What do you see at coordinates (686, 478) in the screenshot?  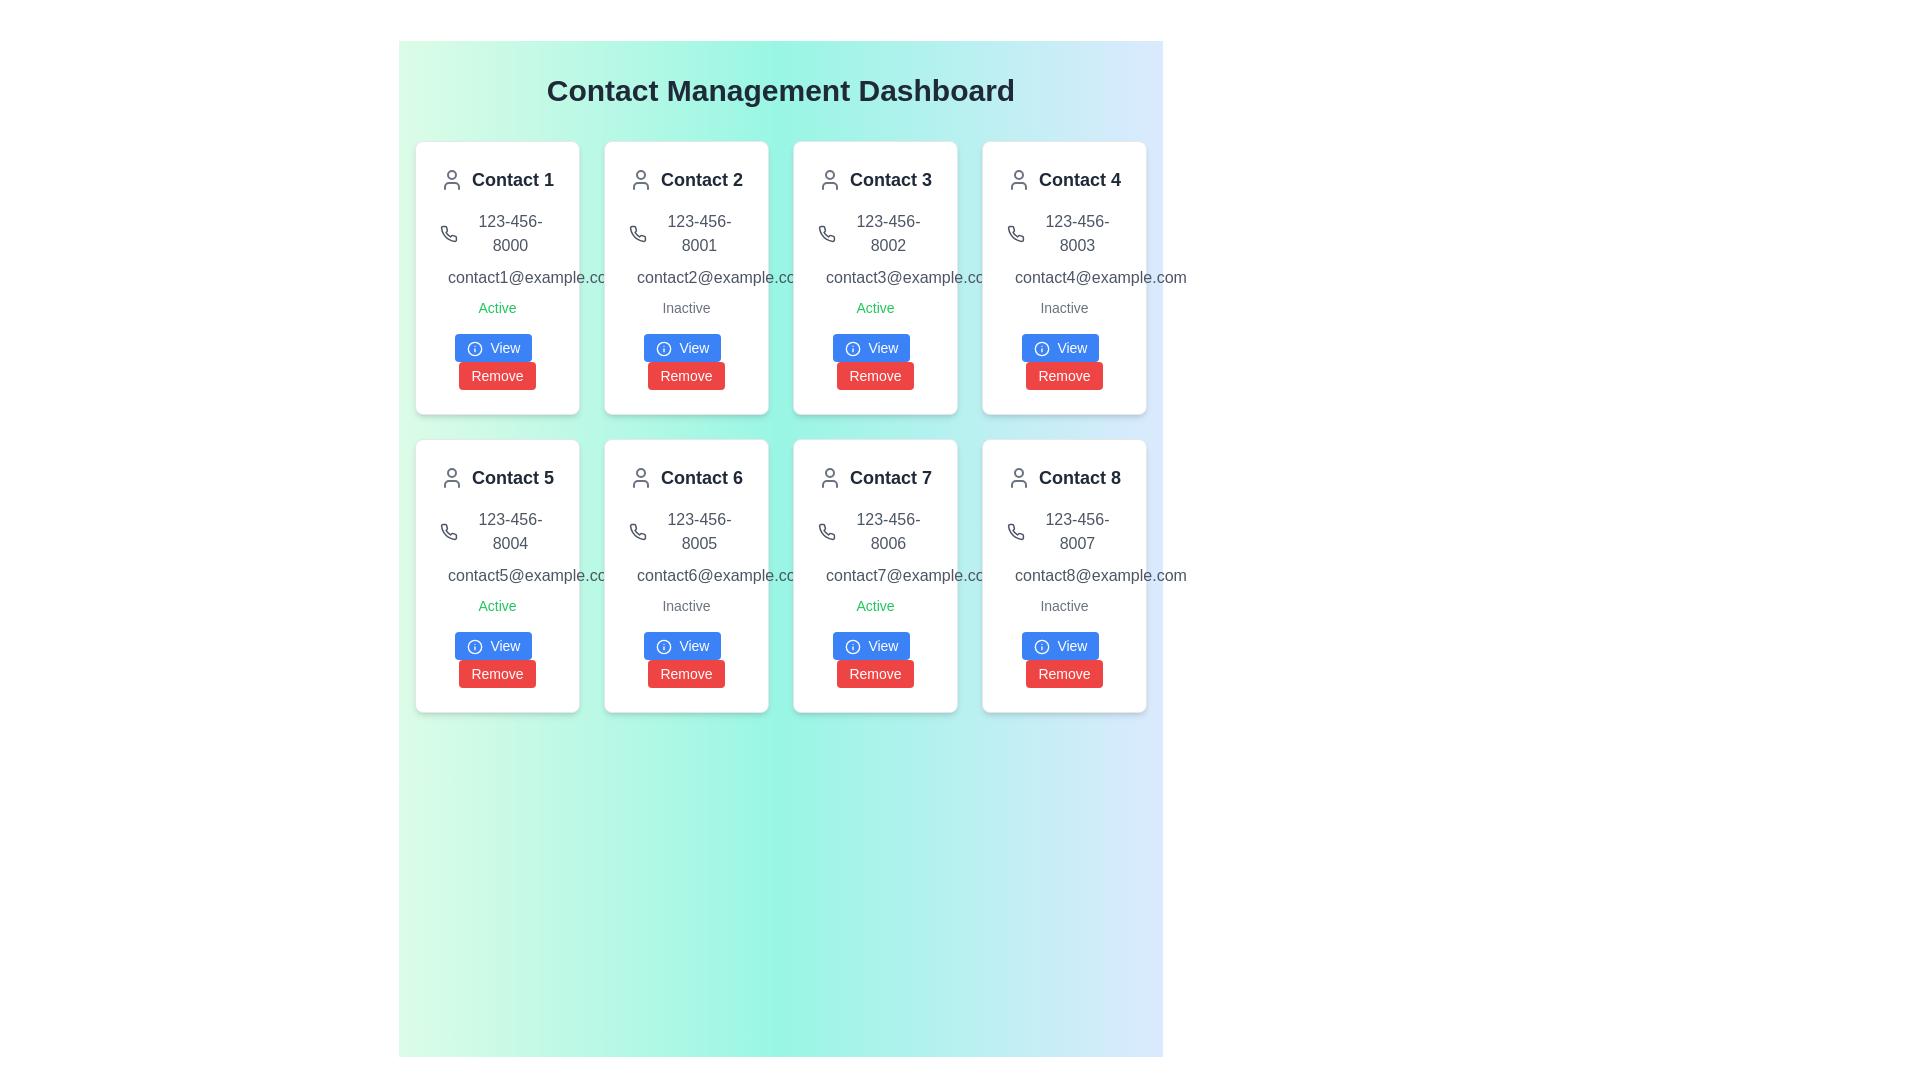 I see `the Text Label with Icon displaying 'Contact 6' located at the top of the card in the second row of the card grid layout` at bounding box center [686, 478].